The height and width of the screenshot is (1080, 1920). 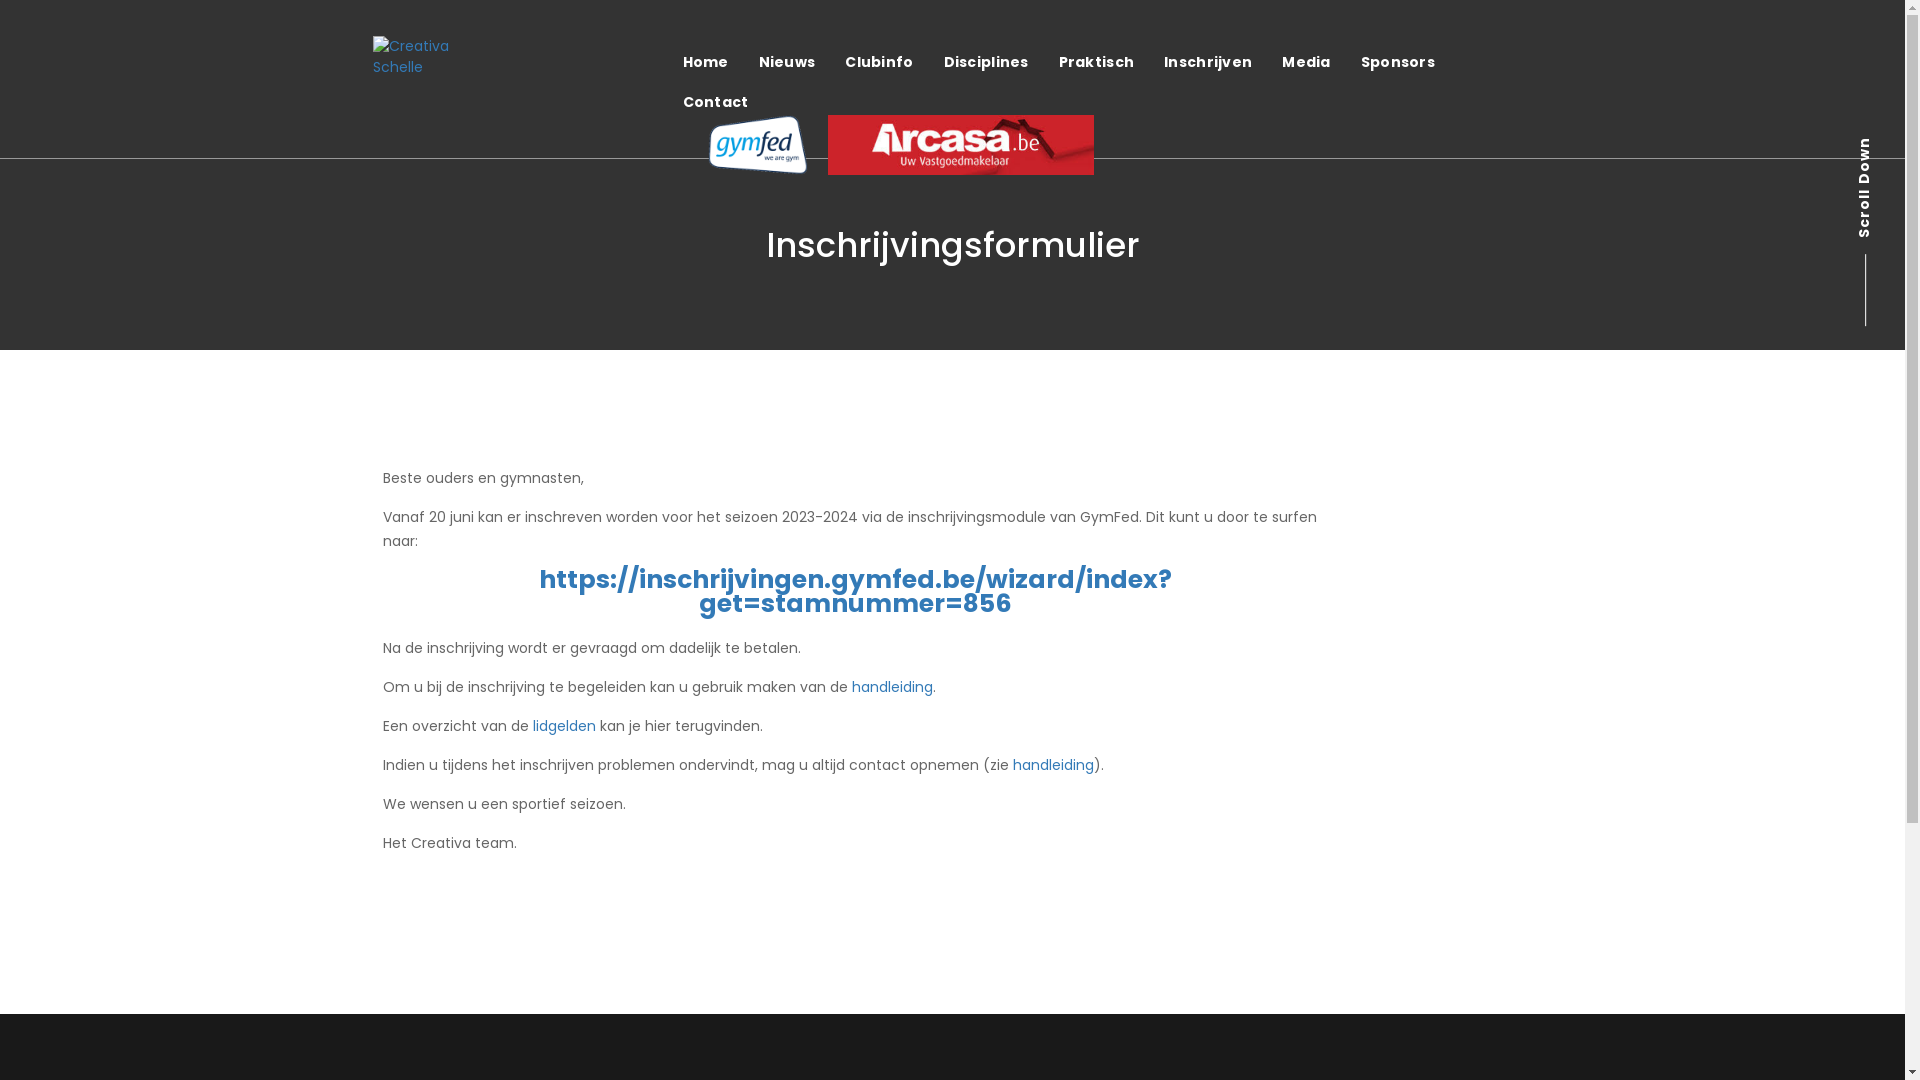 I want to click on 'Disciplines', so click(x=986, y=60).